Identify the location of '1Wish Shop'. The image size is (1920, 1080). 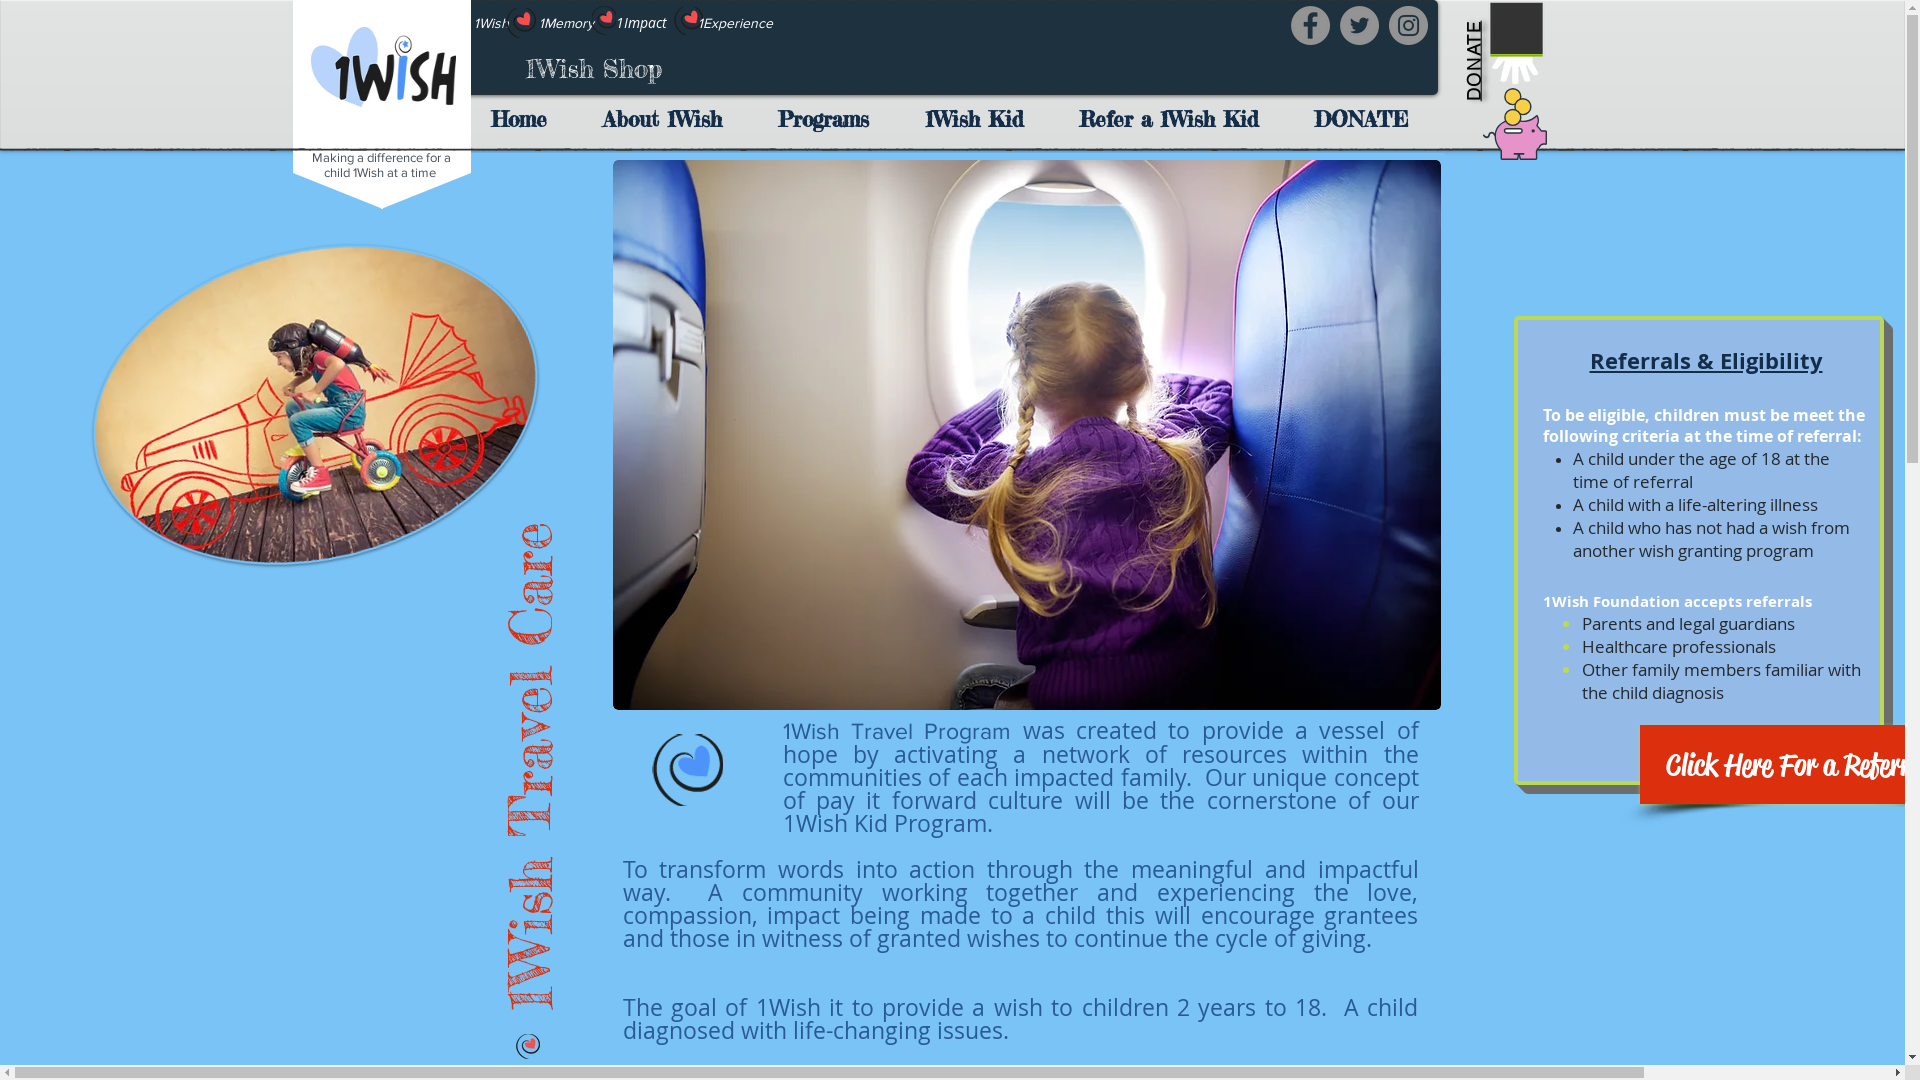
(592, 68).